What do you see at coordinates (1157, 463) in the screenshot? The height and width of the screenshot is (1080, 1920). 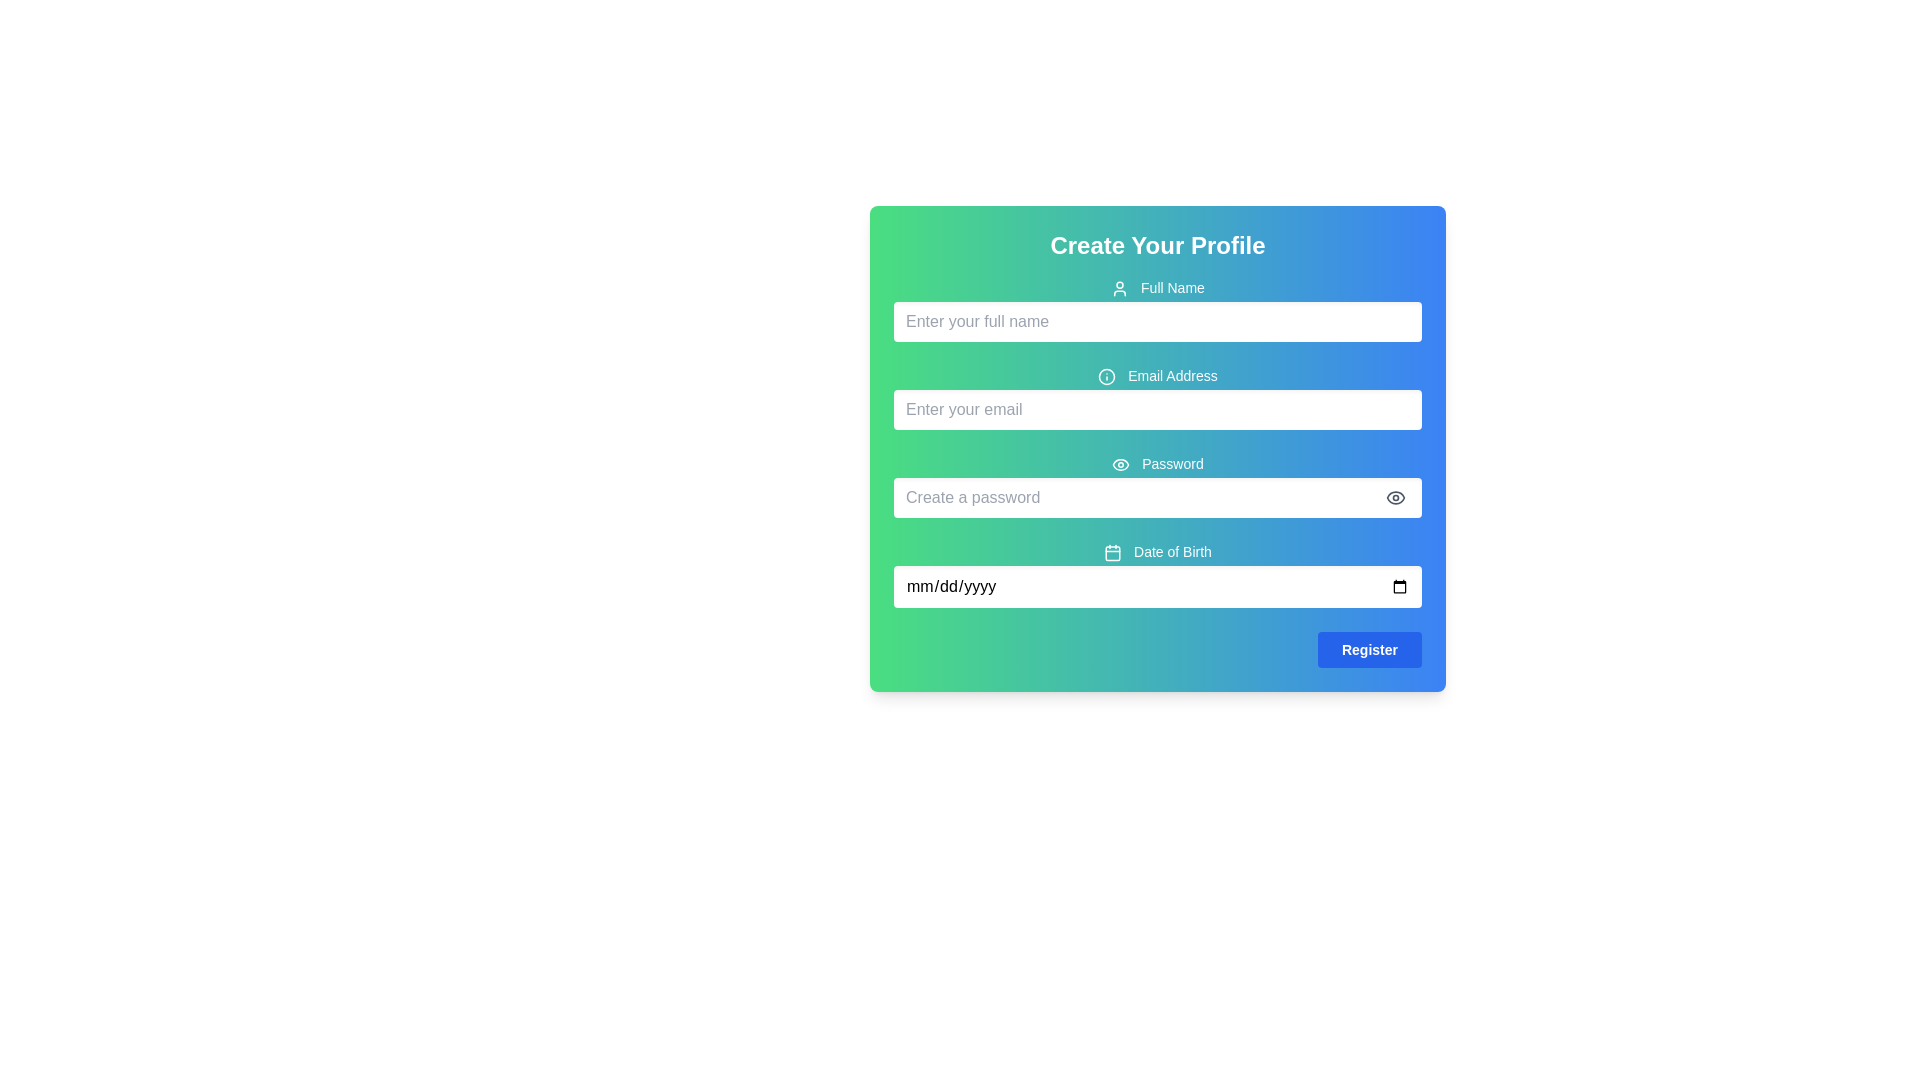 I see `the 'Password' label, which is styled with a white font and positioned above the password input field in the form` at bounding box center [1157, 463].